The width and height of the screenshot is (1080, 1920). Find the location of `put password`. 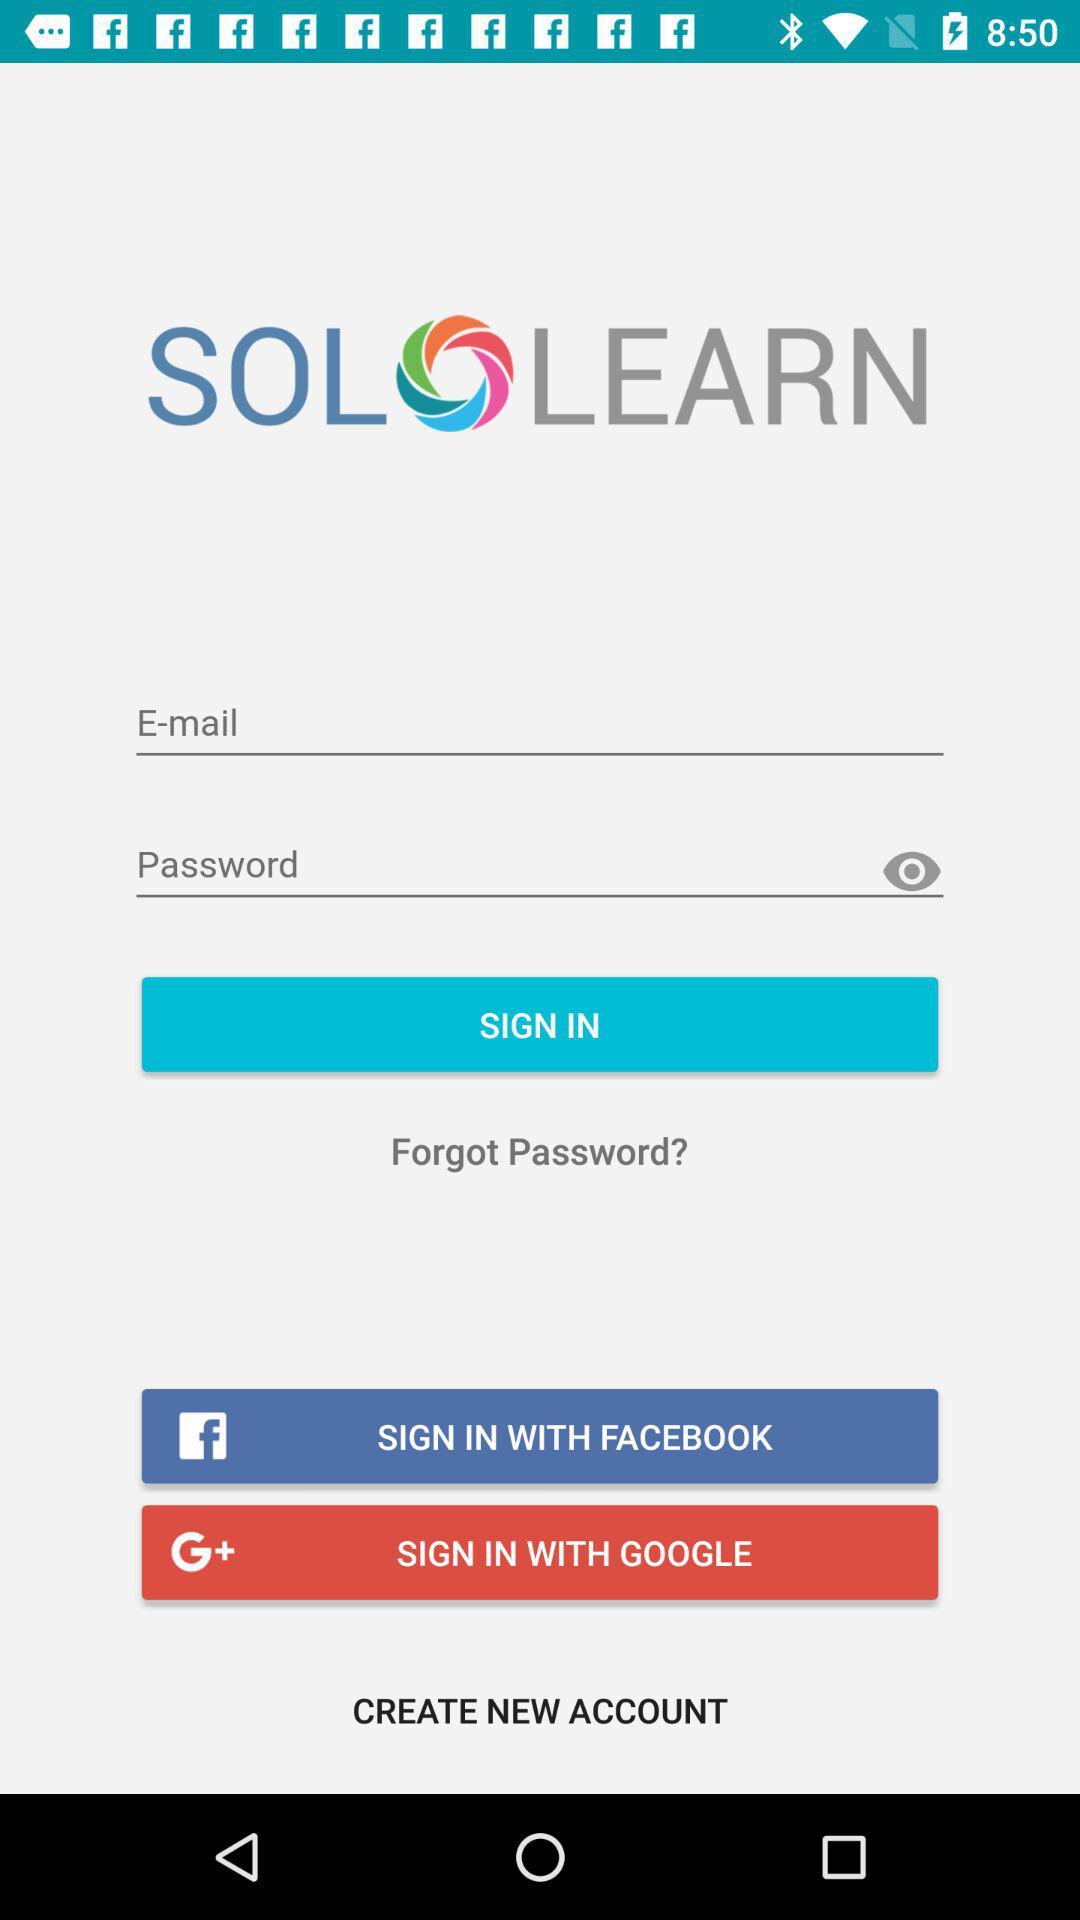

put password is located at coordinates (540, 865).